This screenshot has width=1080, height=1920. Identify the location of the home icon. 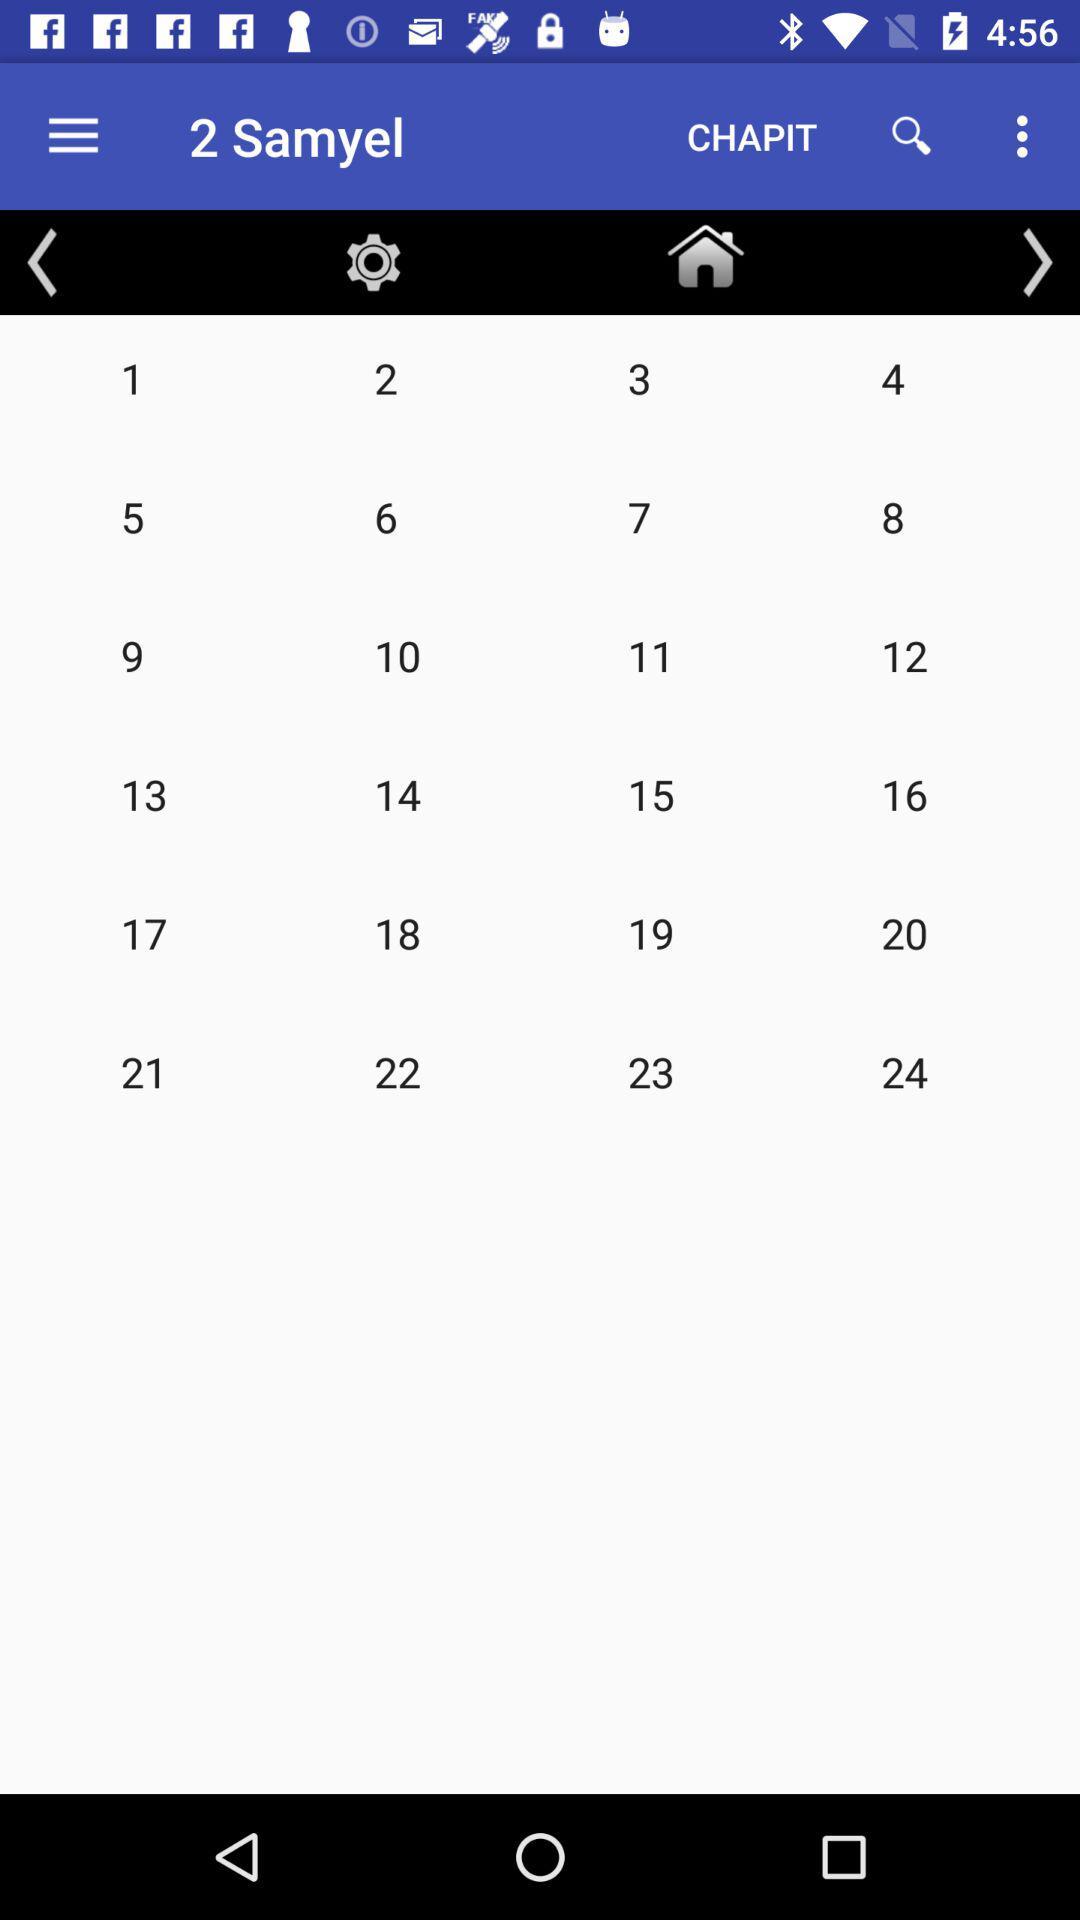
(704, 251).